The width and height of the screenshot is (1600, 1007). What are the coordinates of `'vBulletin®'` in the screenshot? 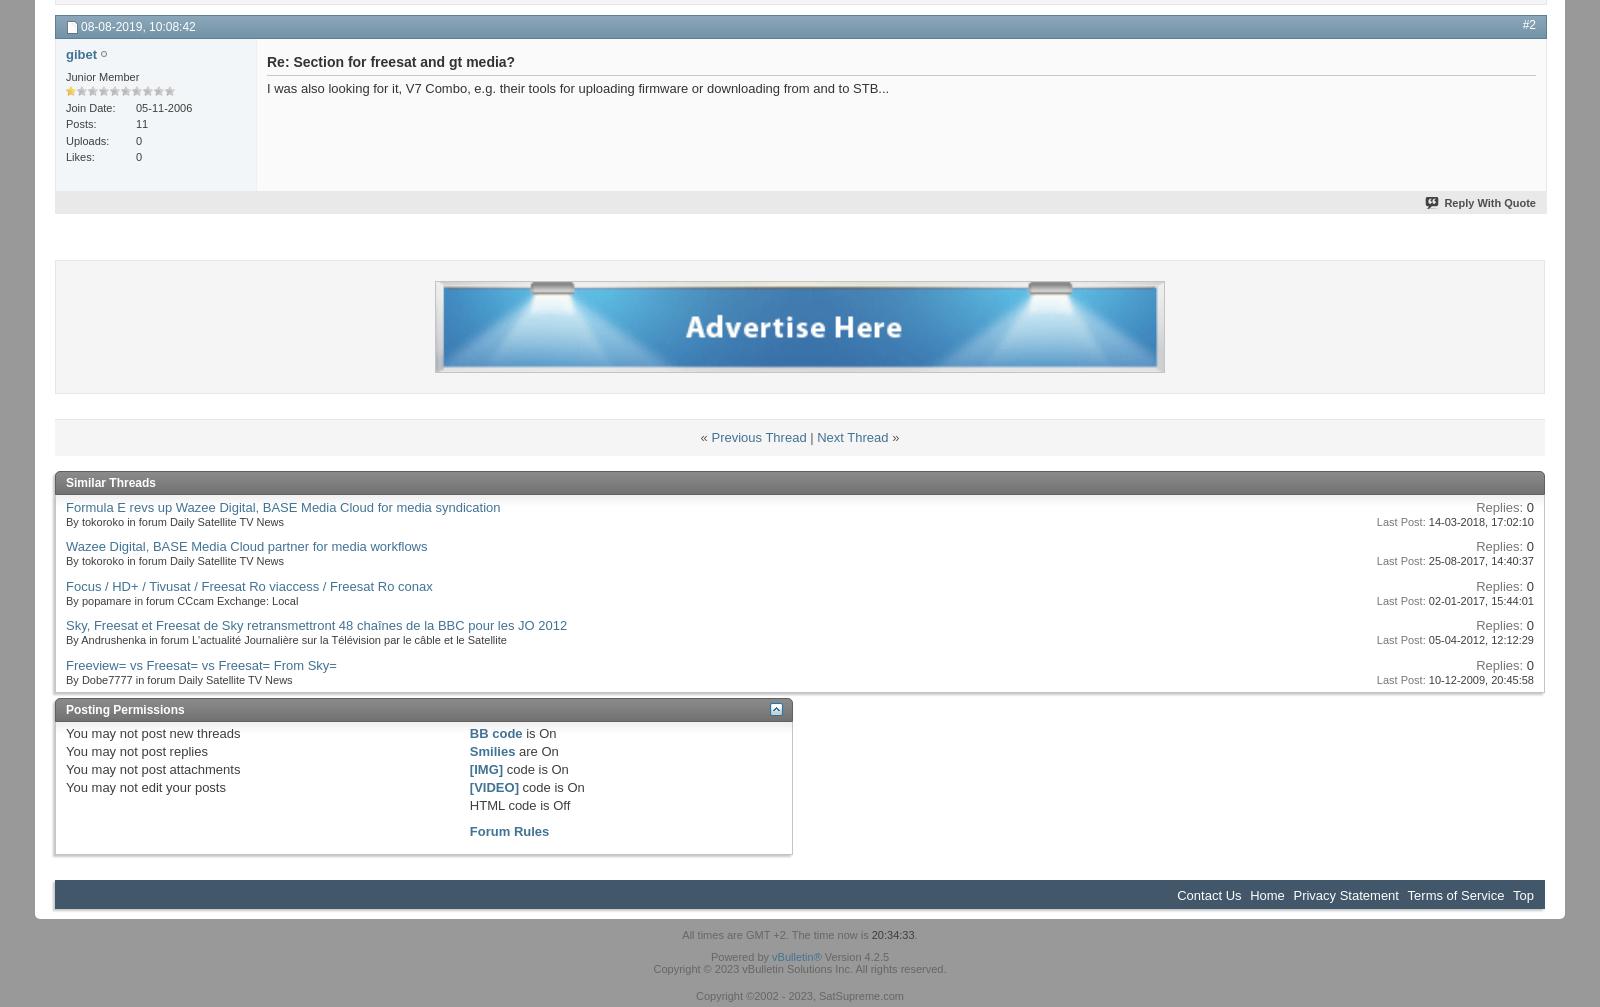 It's located at (796, 955).